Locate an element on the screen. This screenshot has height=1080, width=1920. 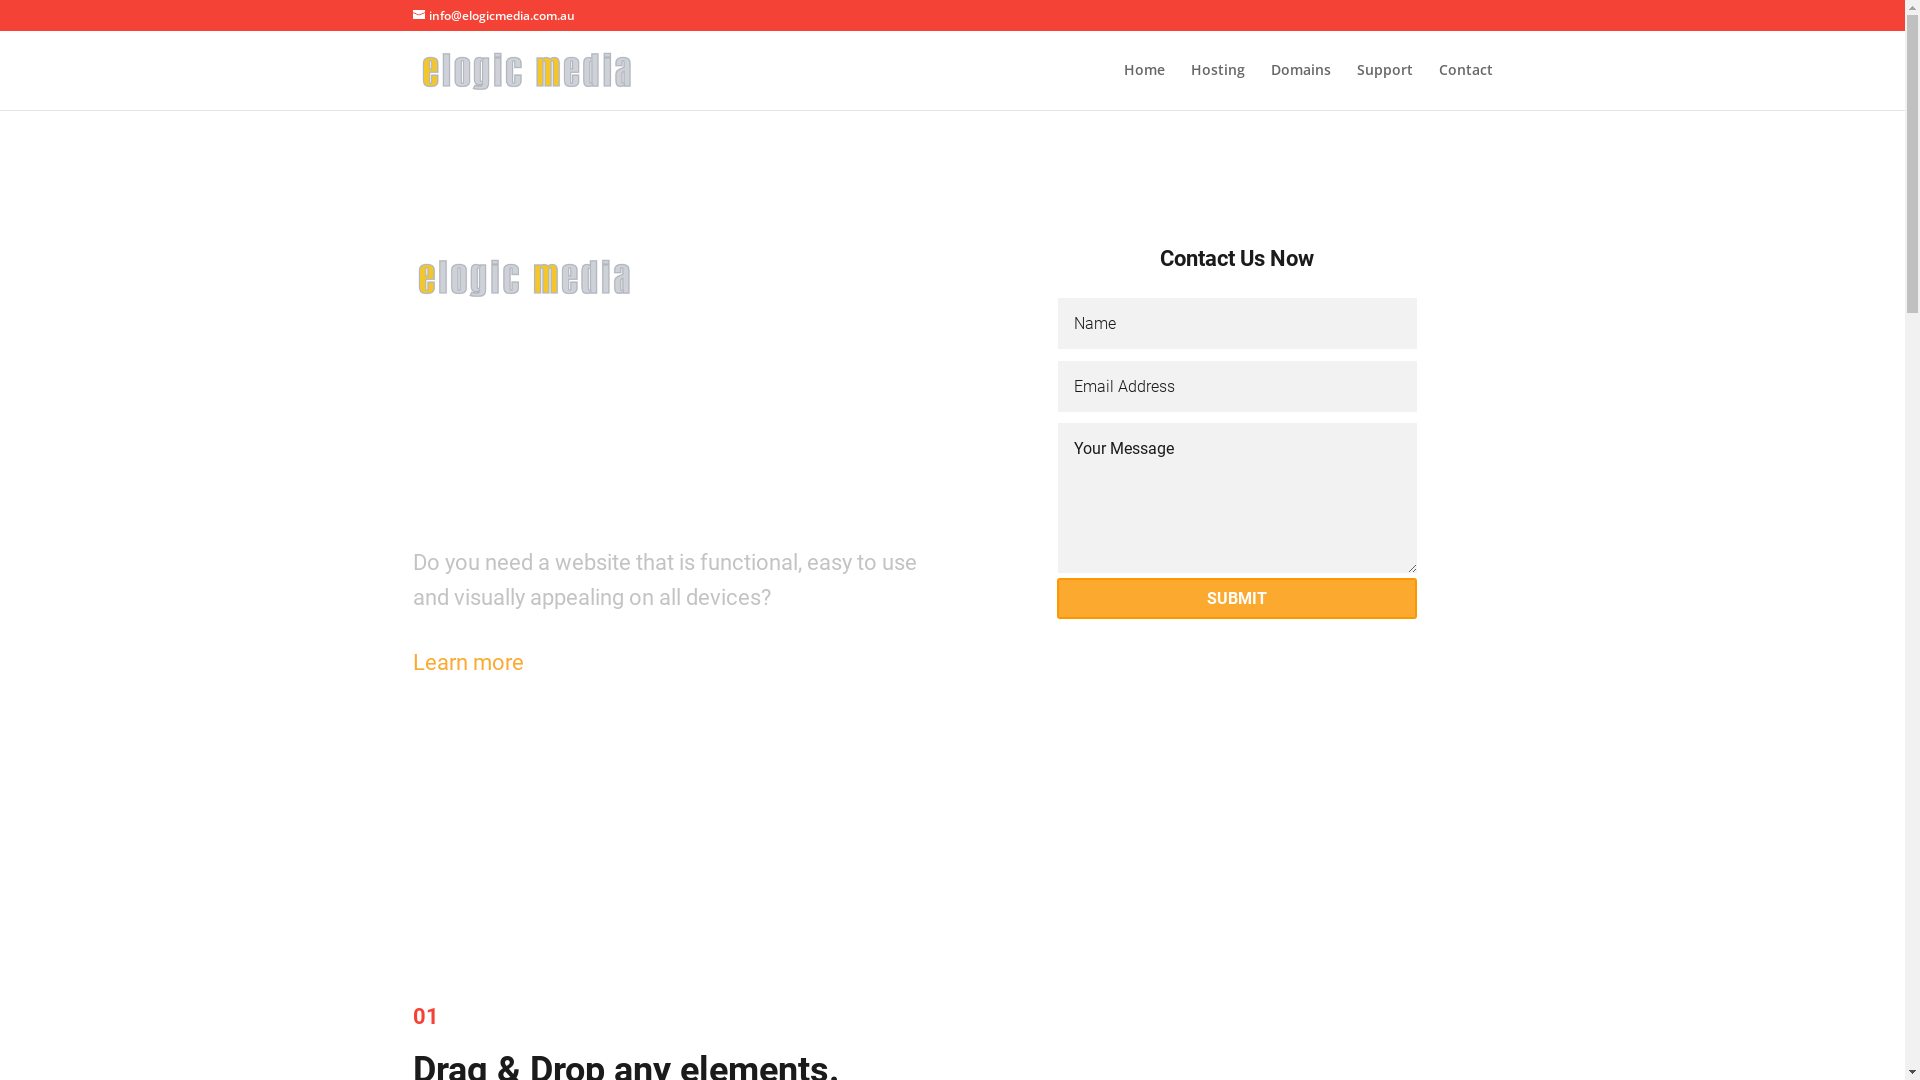
'Contact' is located at coordinates (1464, 85).